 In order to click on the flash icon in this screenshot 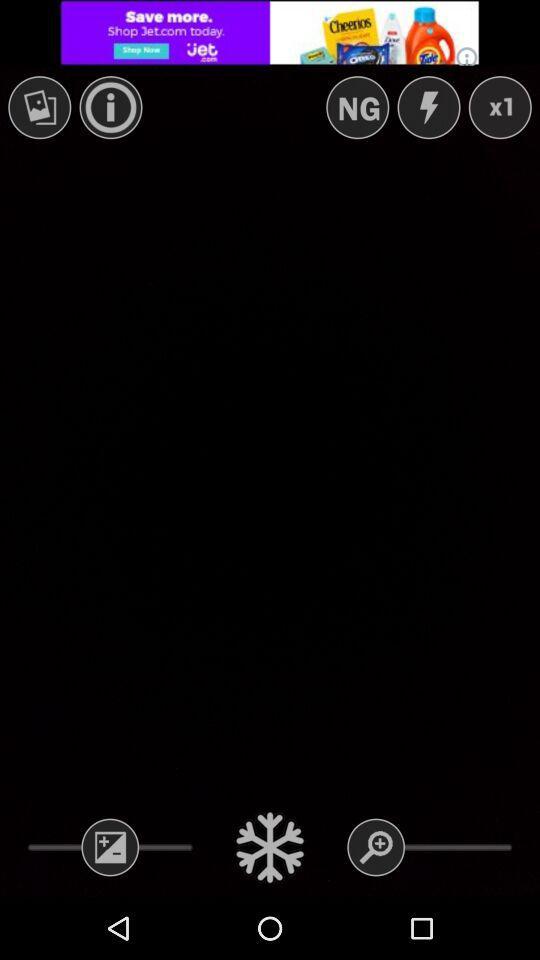, I will do `click(427, 107)`.